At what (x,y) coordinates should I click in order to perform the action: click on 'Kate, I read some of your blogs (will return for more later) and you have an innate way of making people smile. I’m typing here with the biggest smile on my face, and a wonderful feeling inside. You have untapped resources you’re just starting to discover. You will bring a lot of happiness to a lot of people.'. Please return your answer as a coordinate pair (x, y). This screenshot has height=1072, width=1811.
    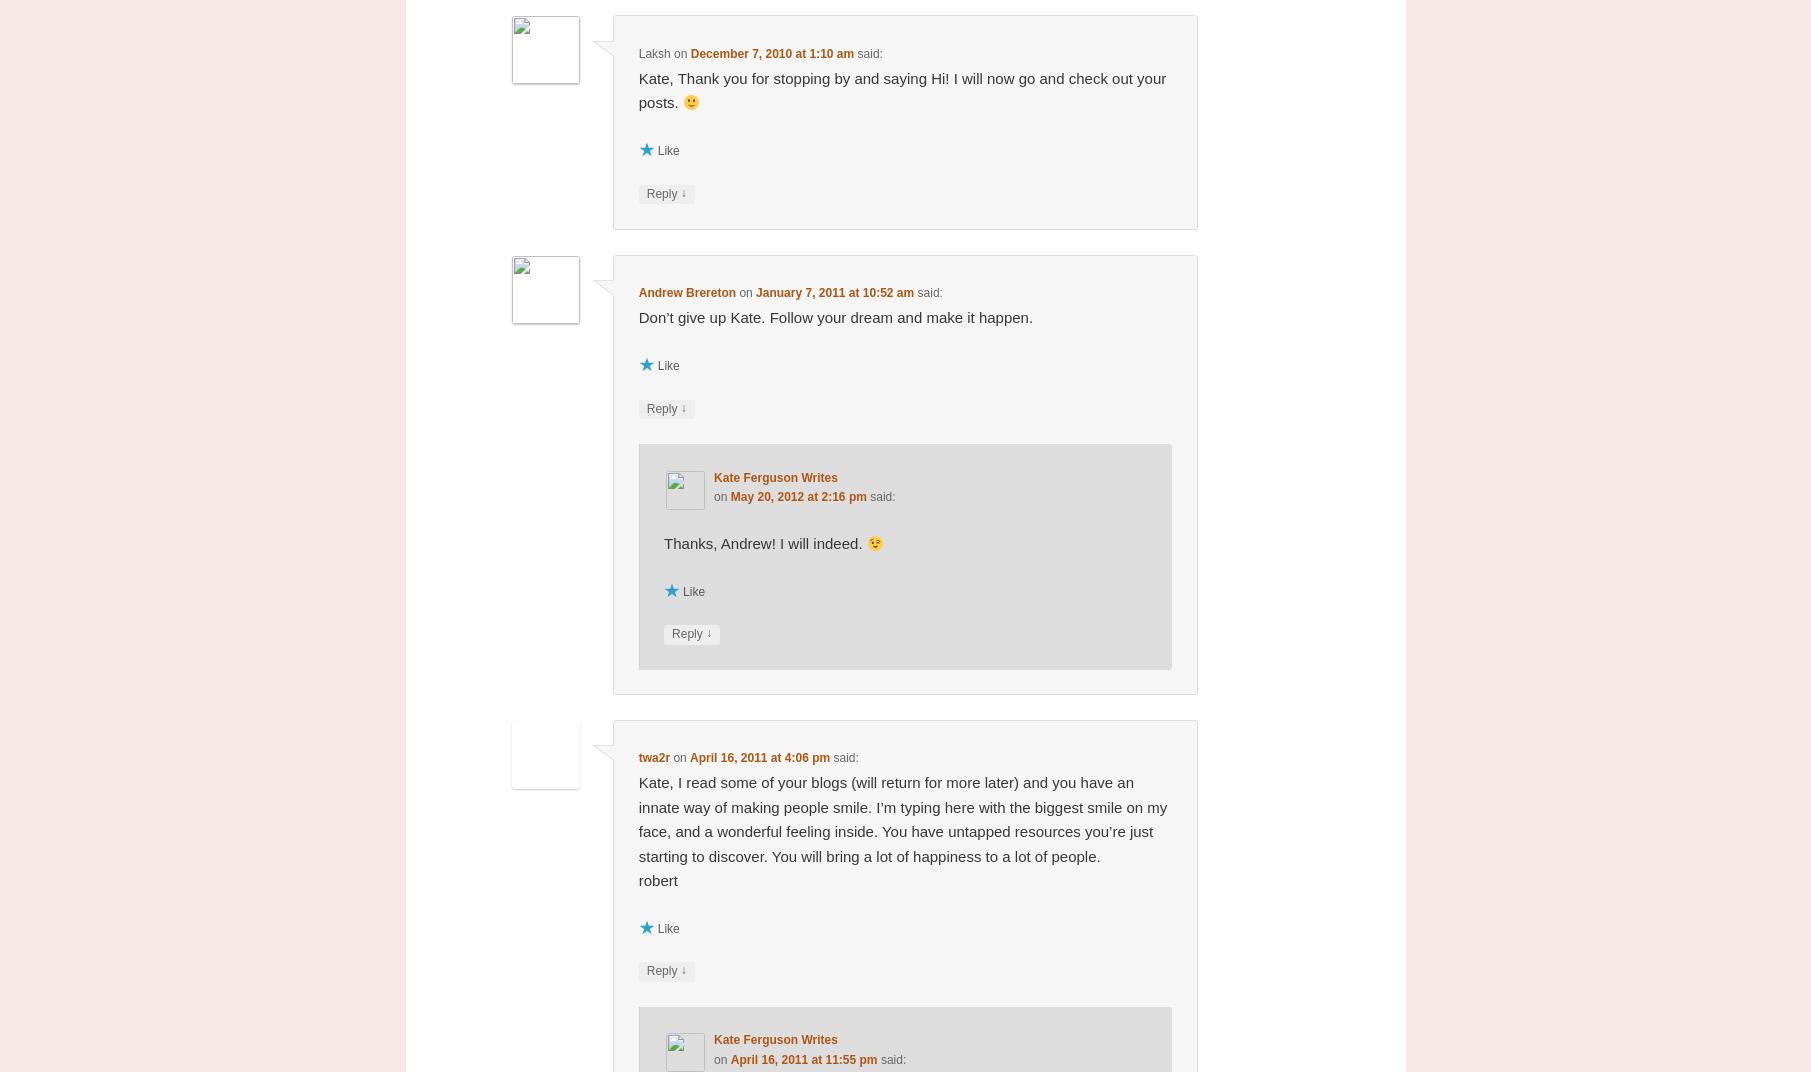
    Looking at the image, I should click on (902, 818).